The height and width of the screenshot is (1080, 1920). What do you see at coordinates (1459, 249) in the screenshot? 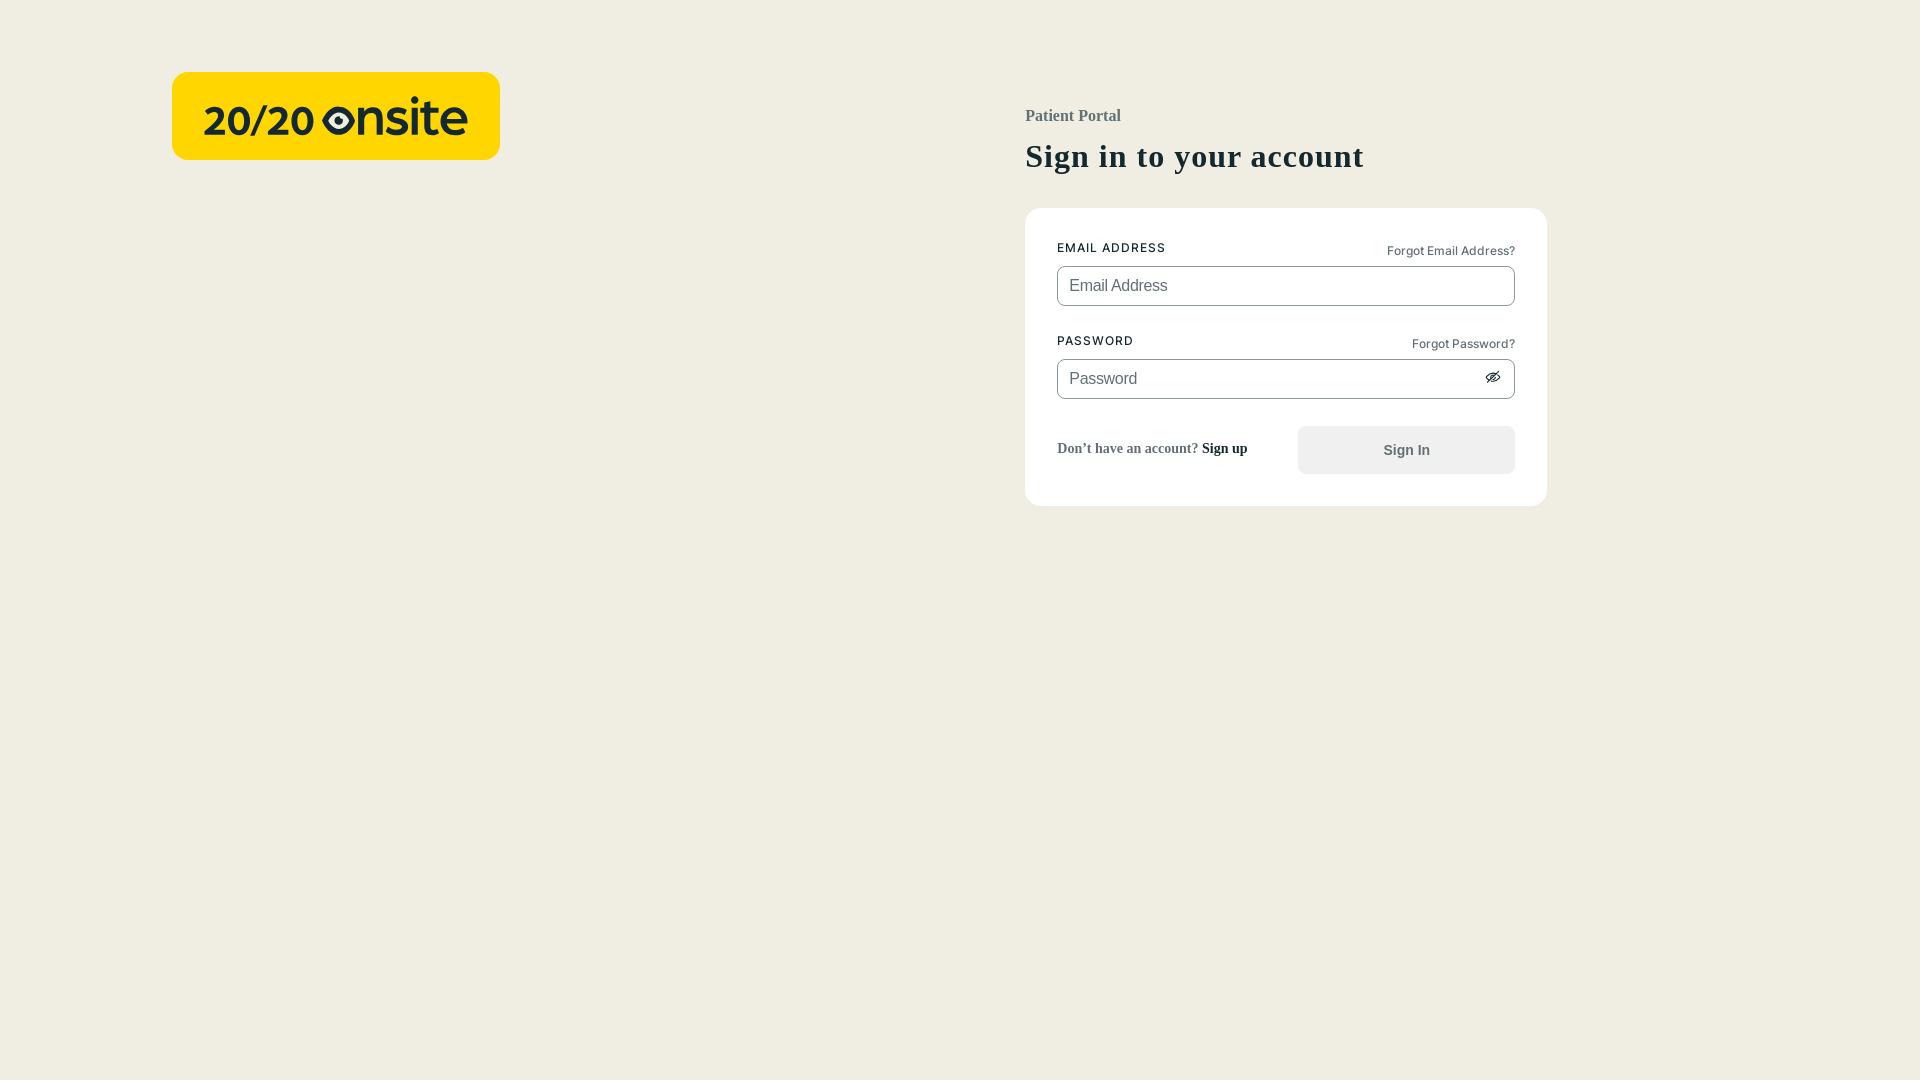
I see `'Forgot Email Address?'` at bounding box center [1459, 249].